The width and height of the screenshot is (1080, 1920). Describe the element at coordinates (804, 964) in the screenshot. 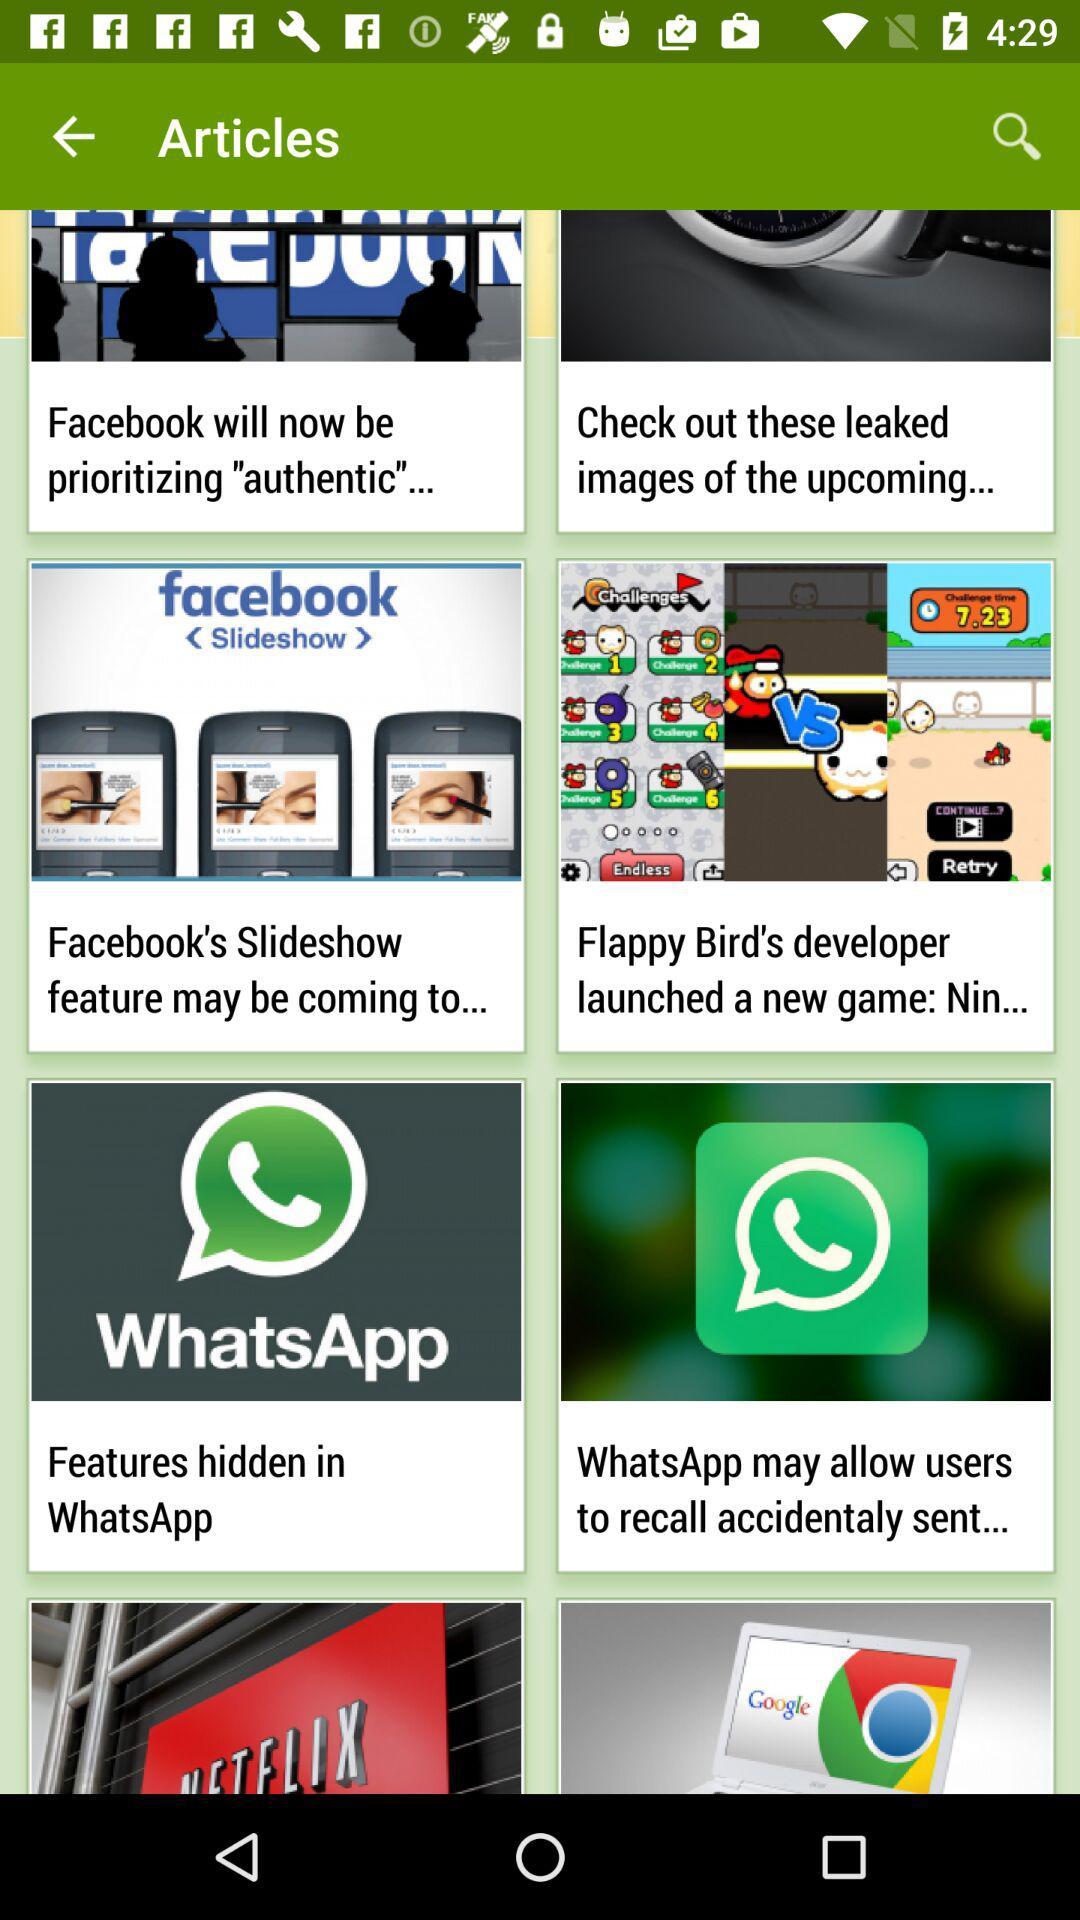

I see `the flappy bird s item` at that location.